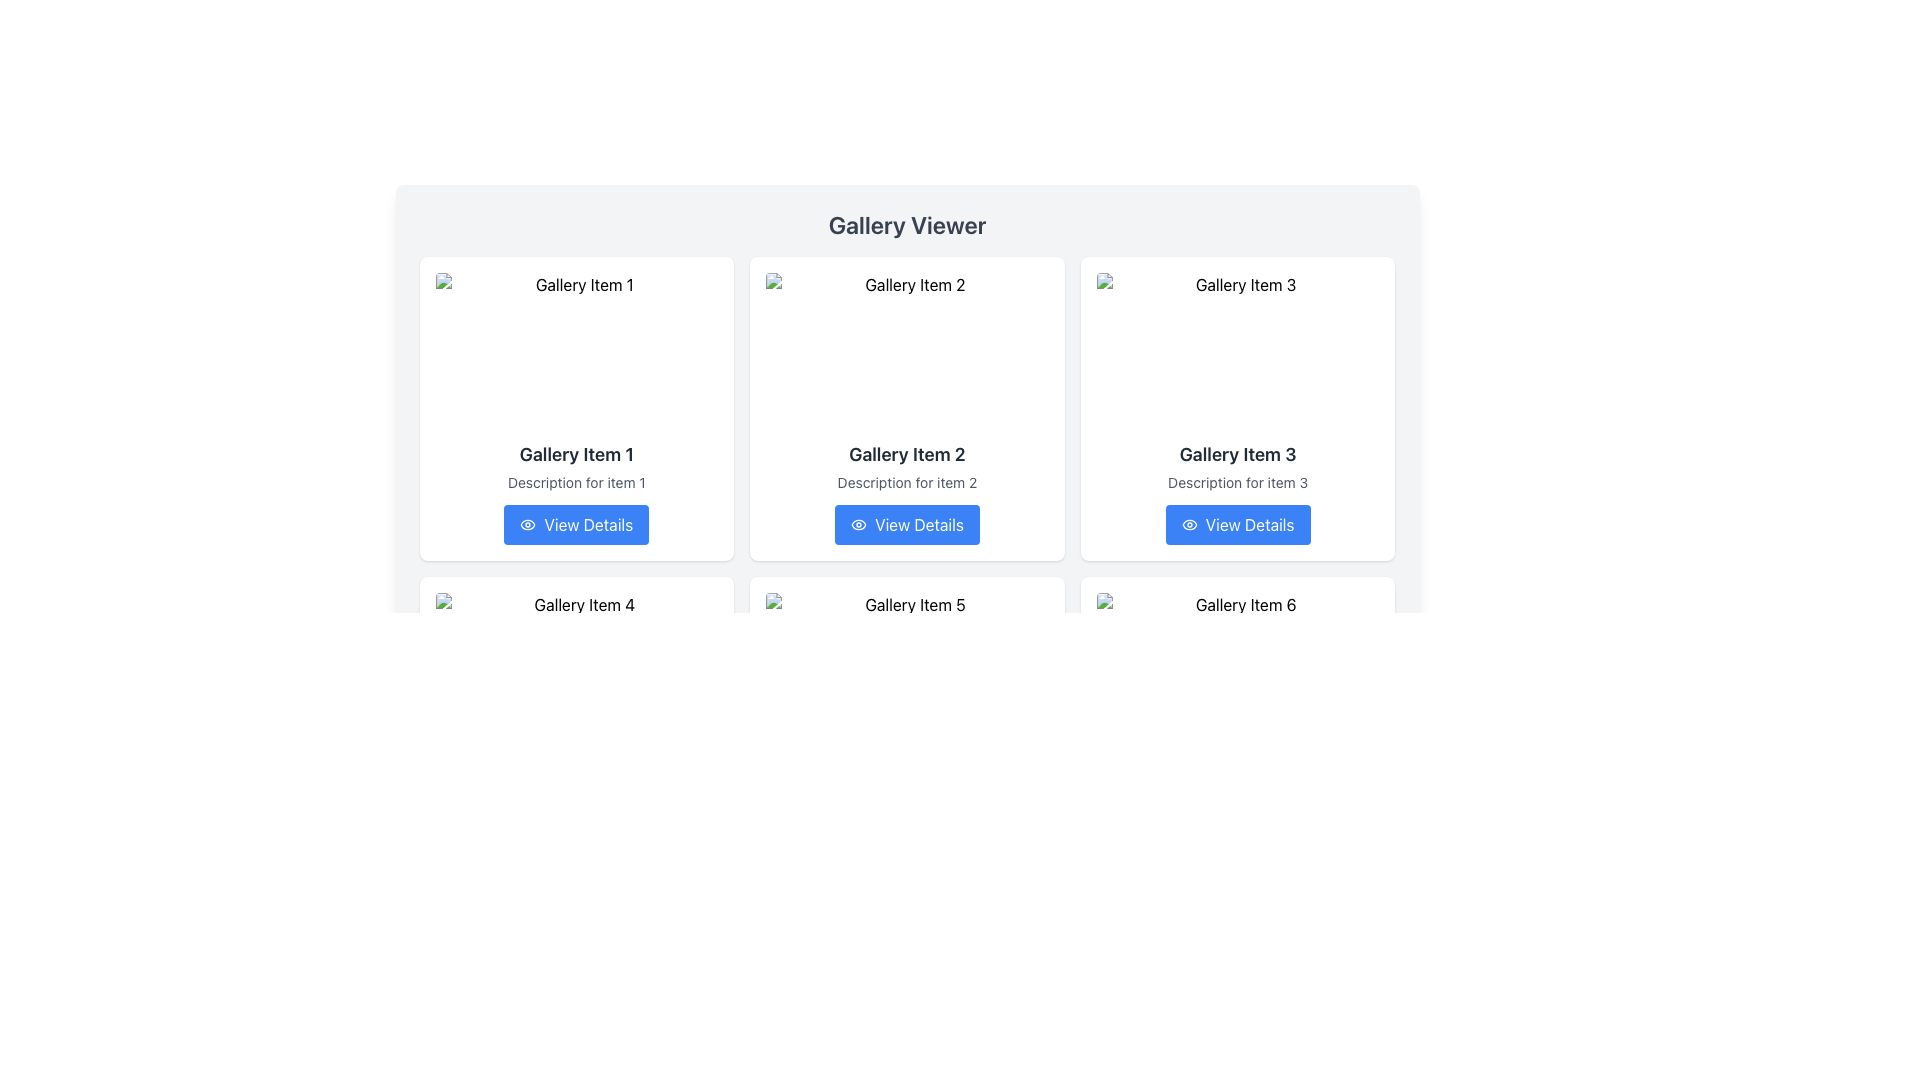  Describe the element at coordinates (1237, 455) in the screenshot. I see `text label titled 'Gallery Item 3' located in the third column of the gallery viewer interface, positioned below the thumbnail image and above the description text` at that location.